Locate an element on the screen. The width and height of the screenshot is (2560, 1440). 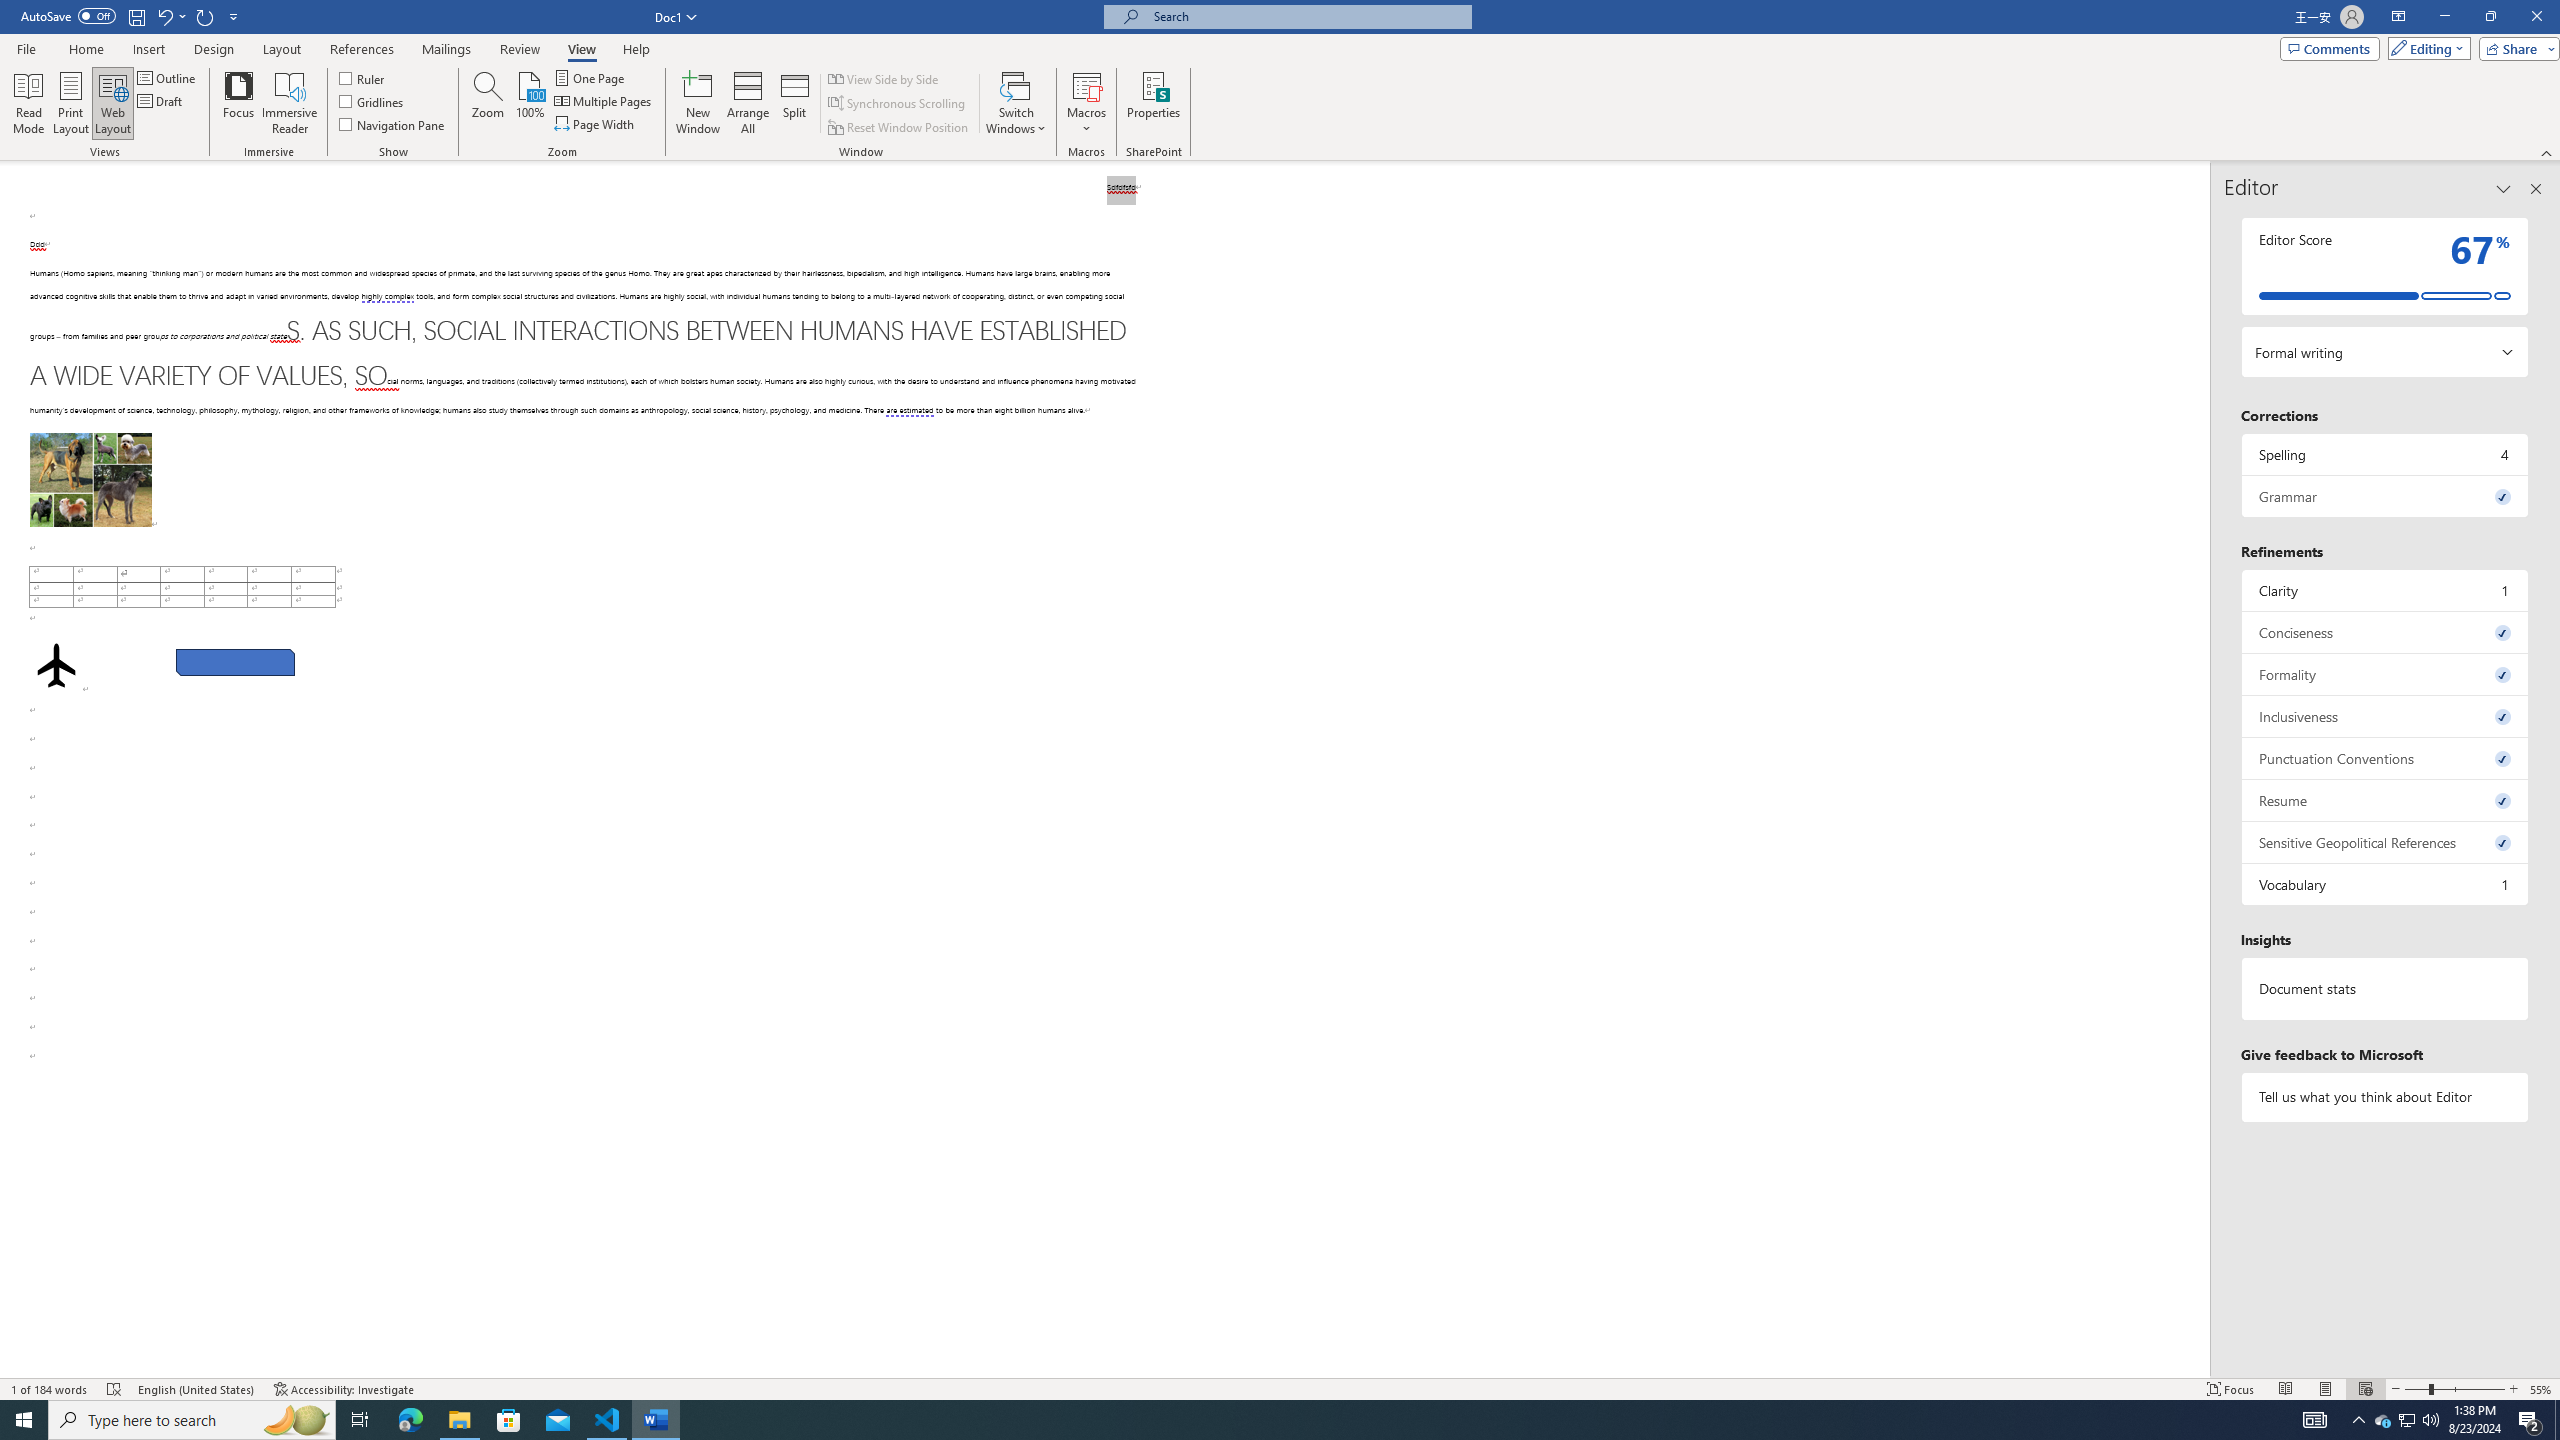
'Undo Paragraph Alignment' is located at coordinates (170, 15).